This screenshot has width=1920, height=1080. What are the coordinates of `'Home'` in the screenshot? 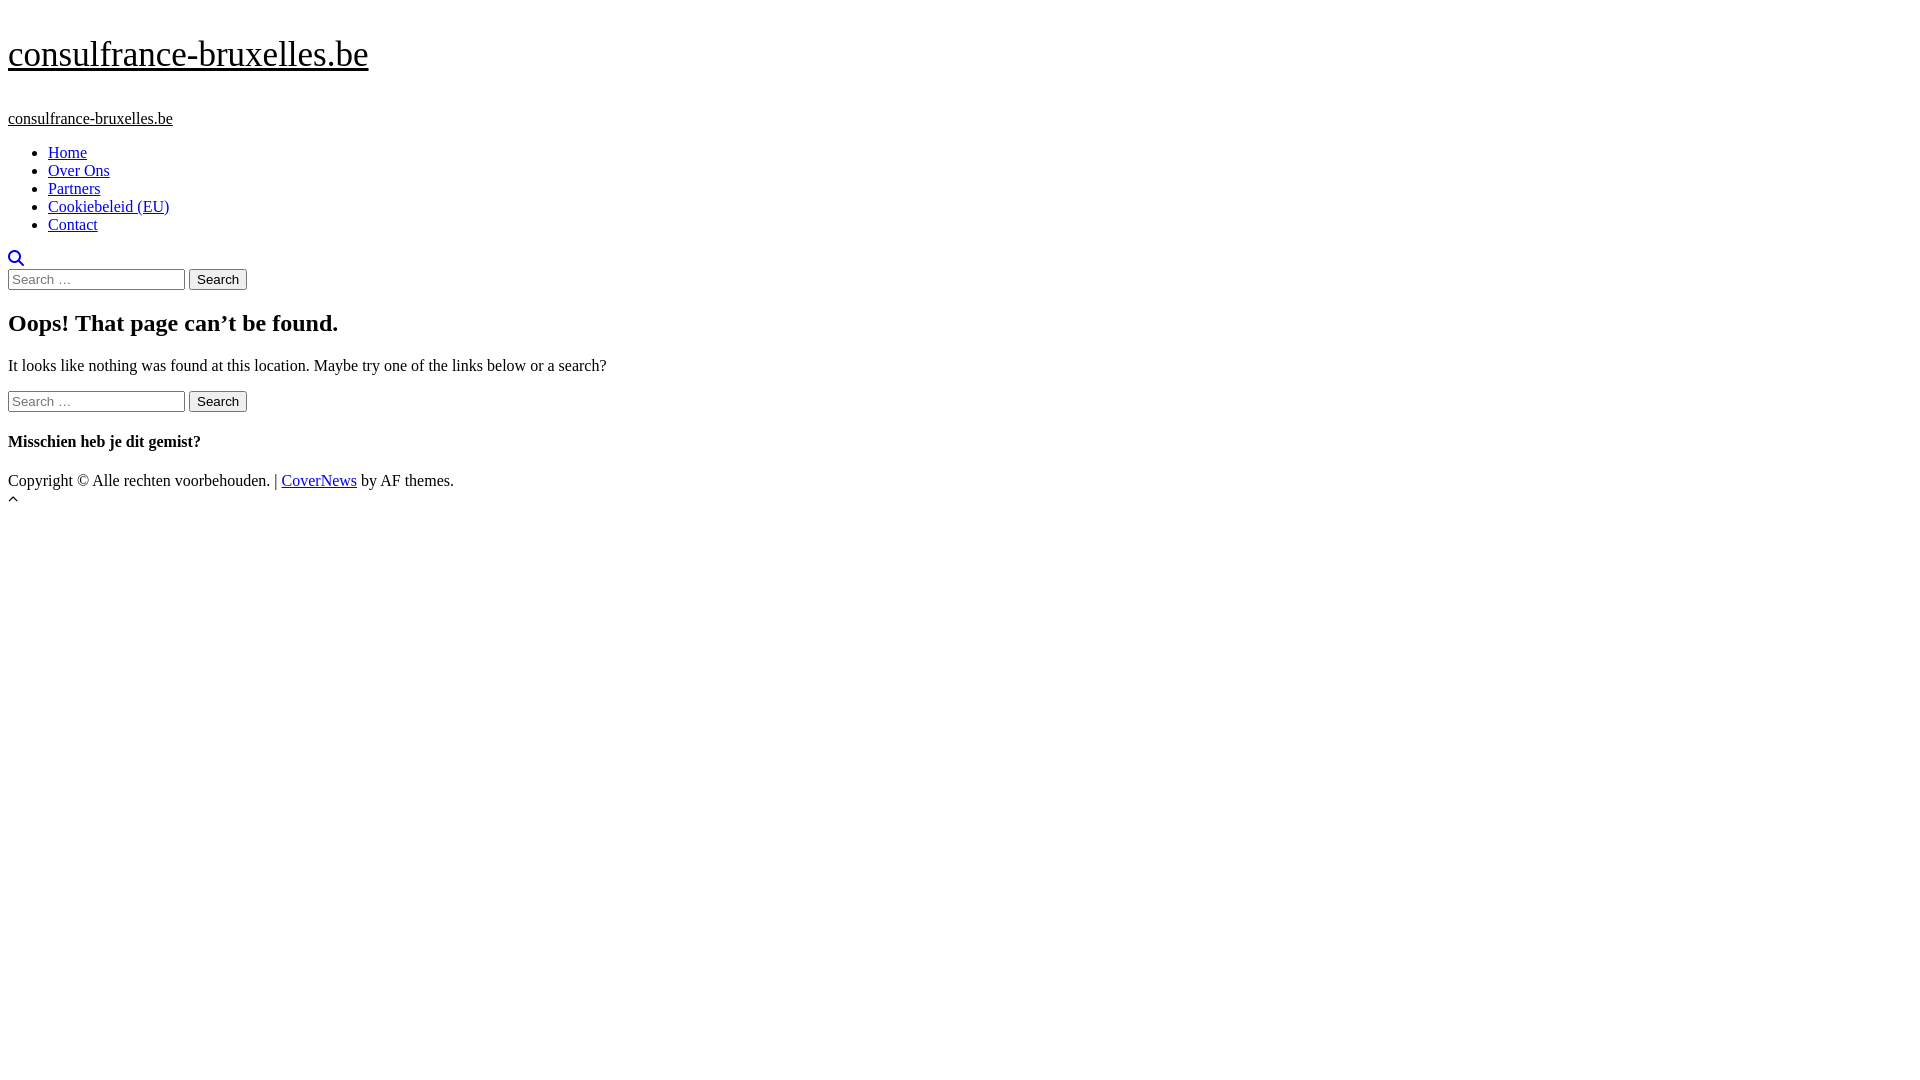 It's located at (67, 151).